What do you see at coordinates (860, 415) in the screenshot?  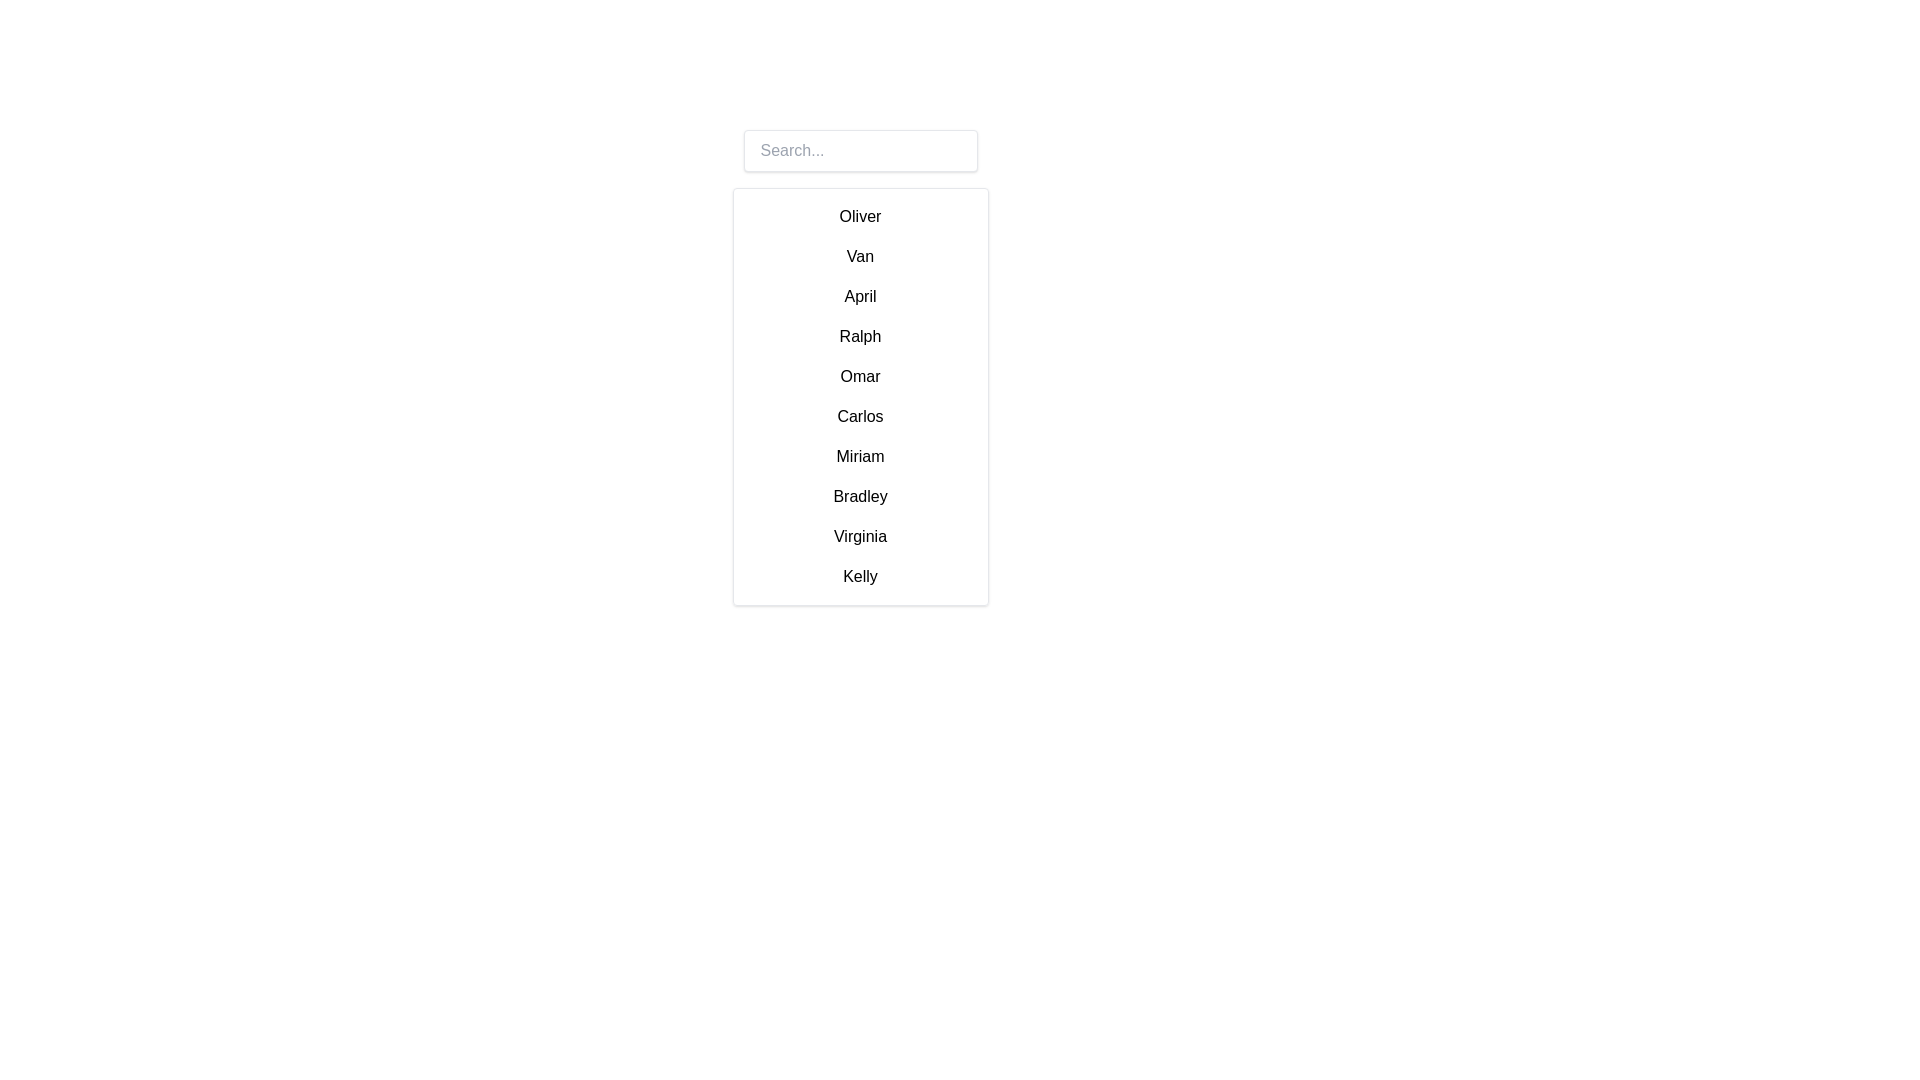 I see `the dropdown menu list item representing 'Carlos', which is the sixth item in the list` at bounding box center [860, 415].